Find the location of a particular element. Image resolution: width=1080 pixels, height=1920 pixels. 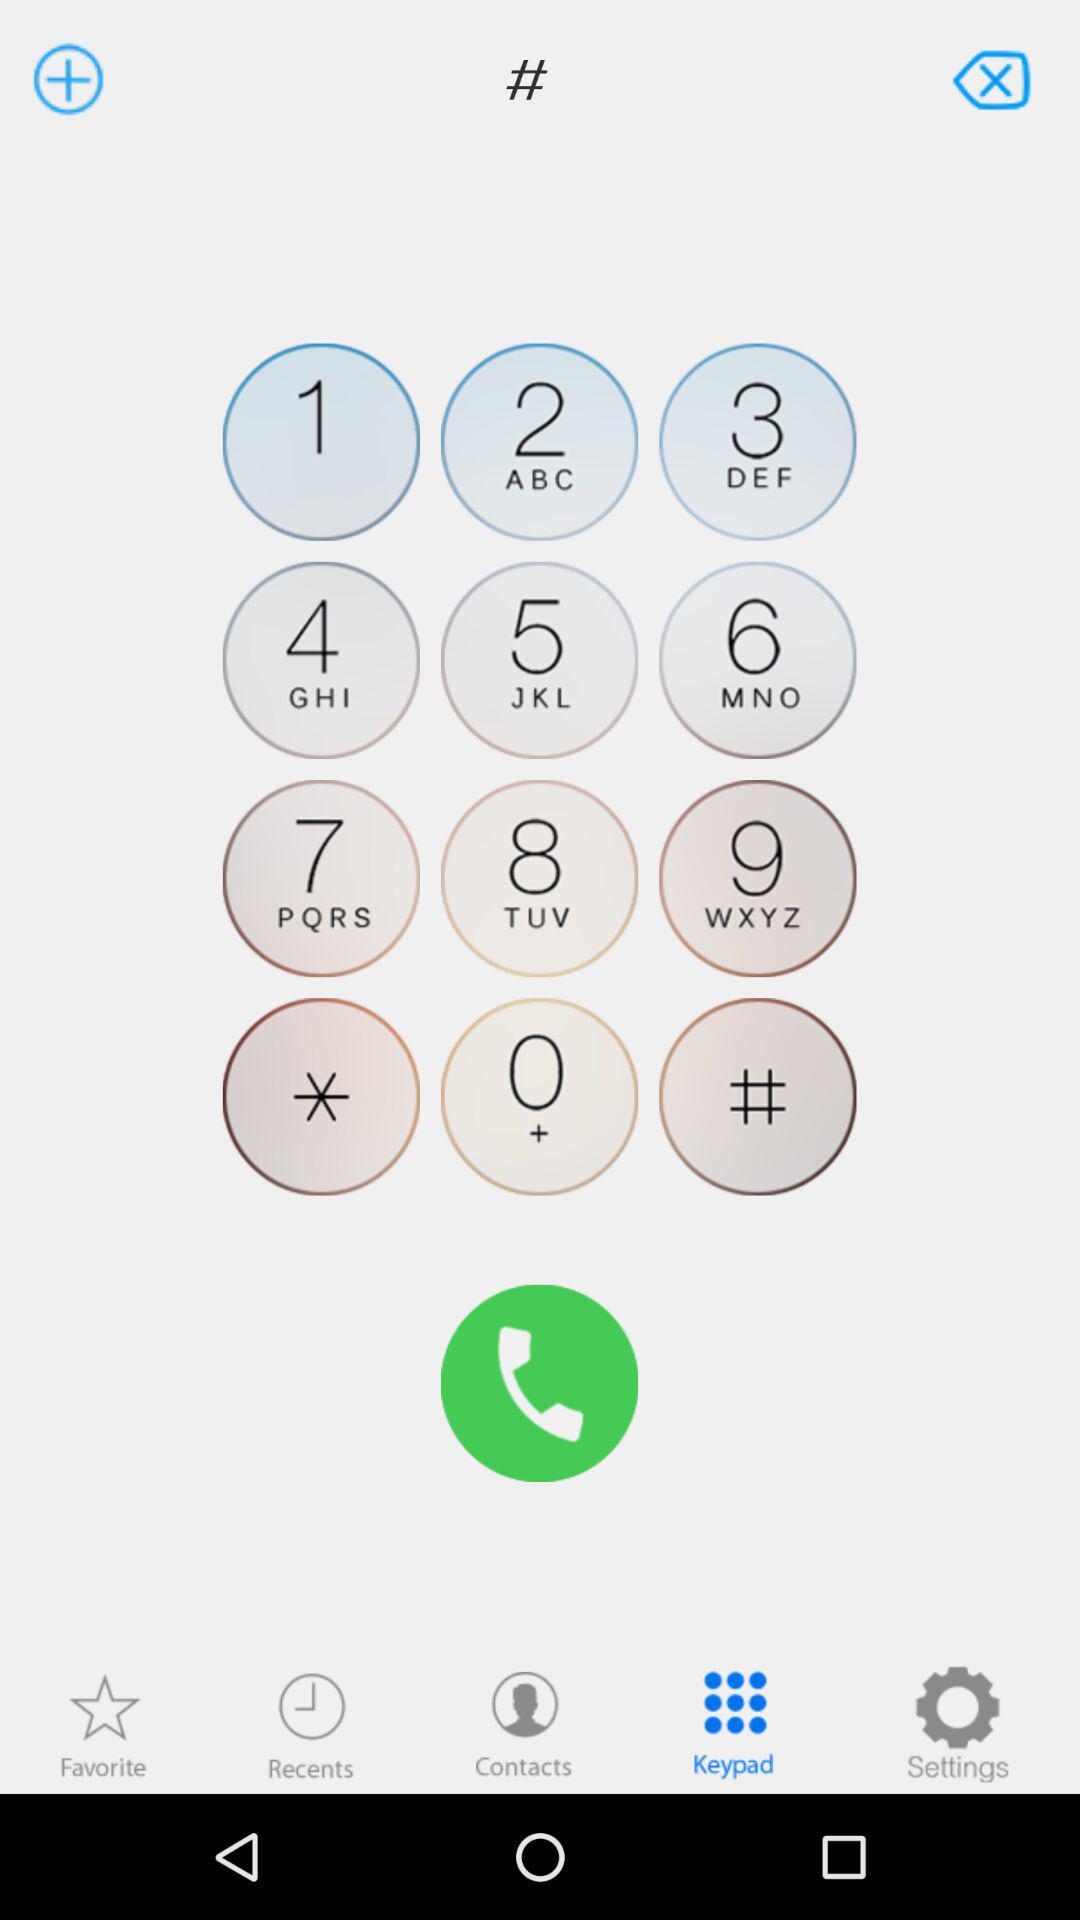

seven is located at coordinates (320, 878).